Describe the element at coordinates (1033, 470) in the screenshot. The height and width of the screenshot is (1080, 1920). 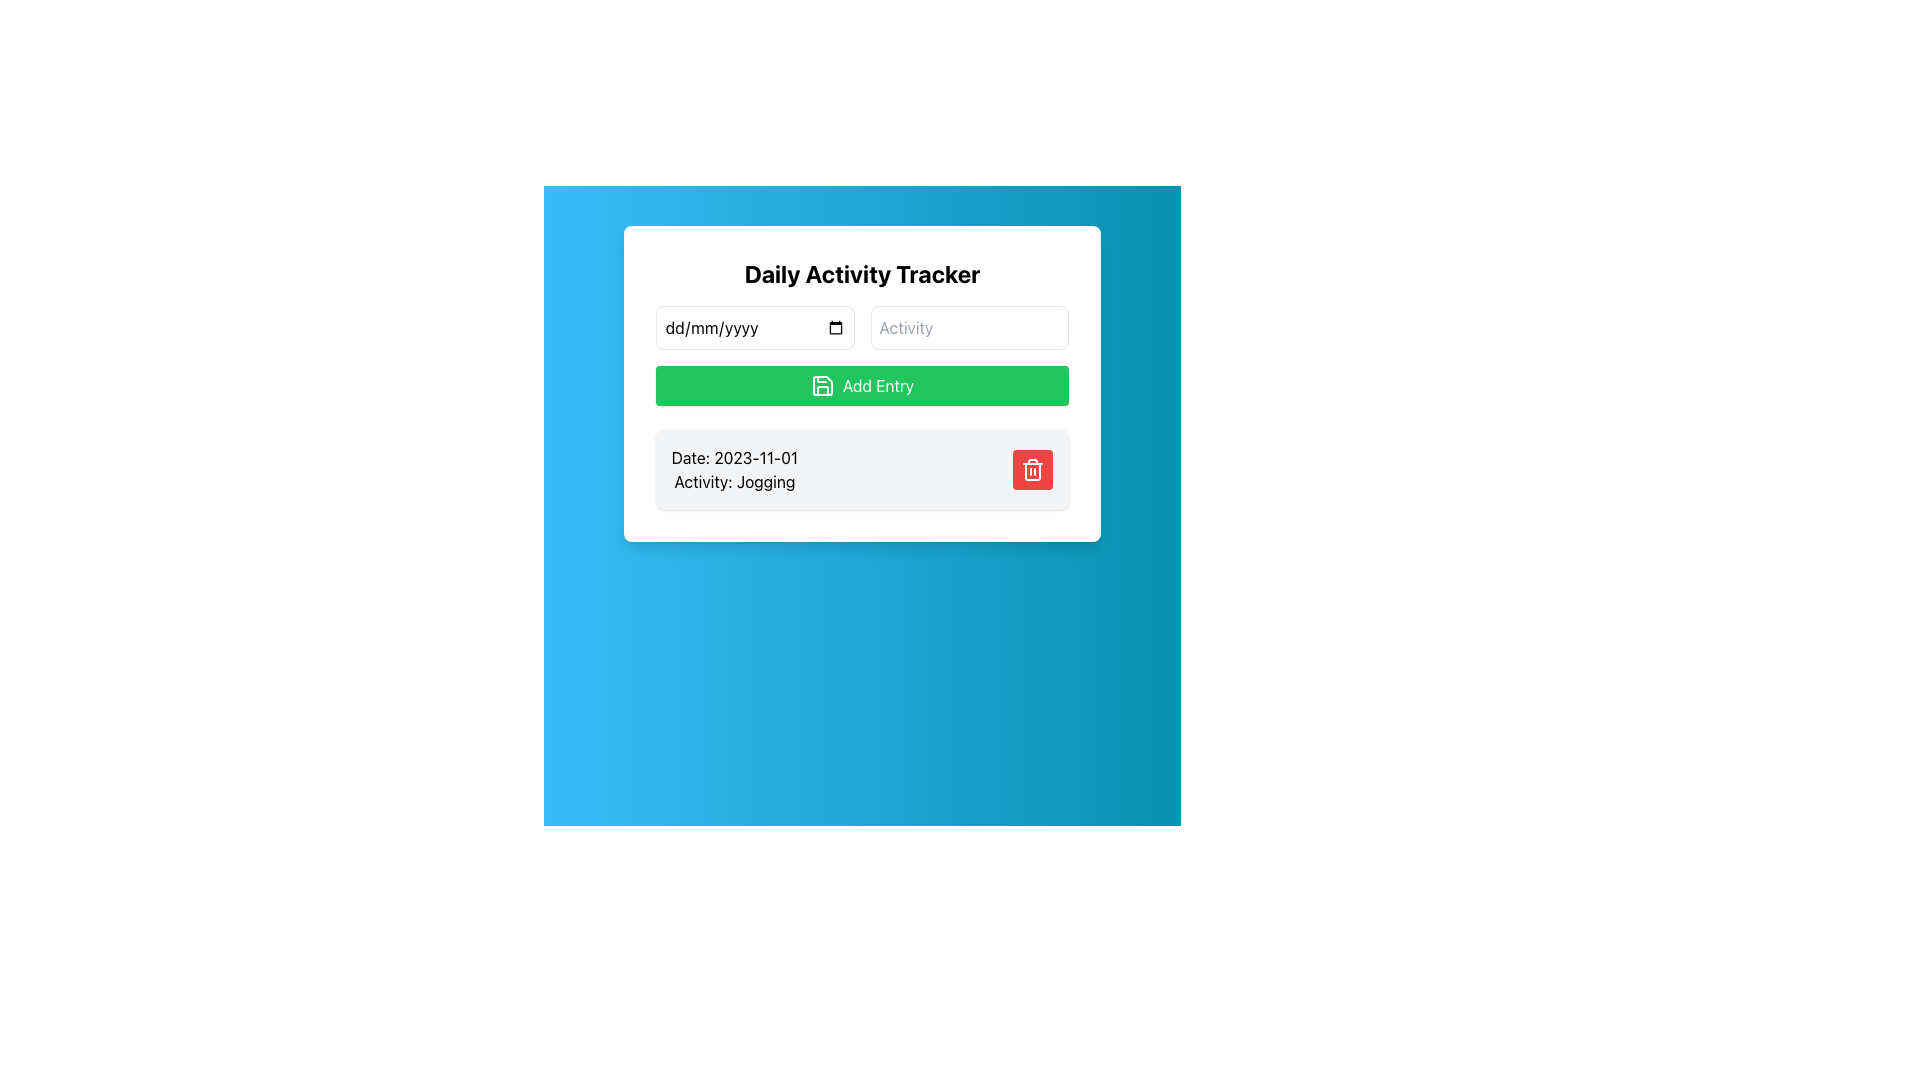
I see `the red rounded button with a white trash can icon located at the far right of the content row` at that location.